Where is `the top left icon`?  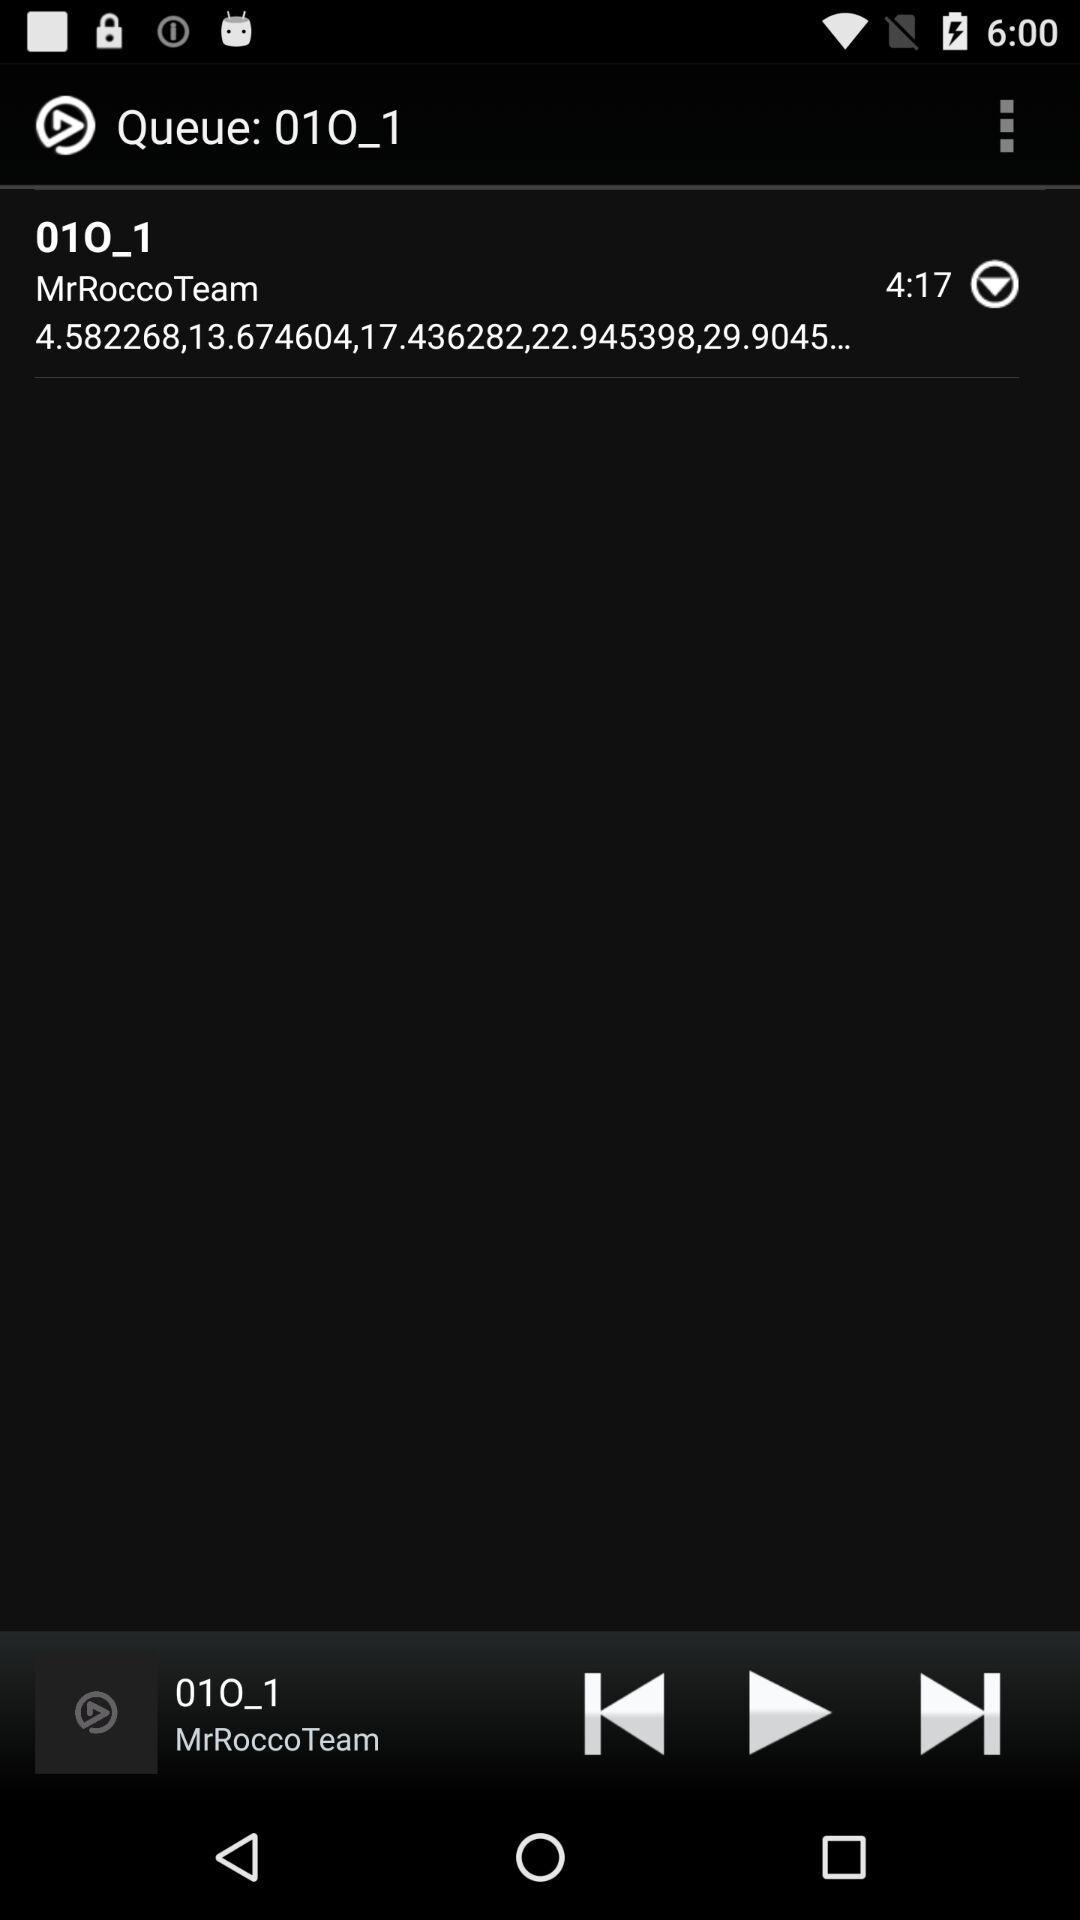 the top left icon is located at coordinates (68, 125).